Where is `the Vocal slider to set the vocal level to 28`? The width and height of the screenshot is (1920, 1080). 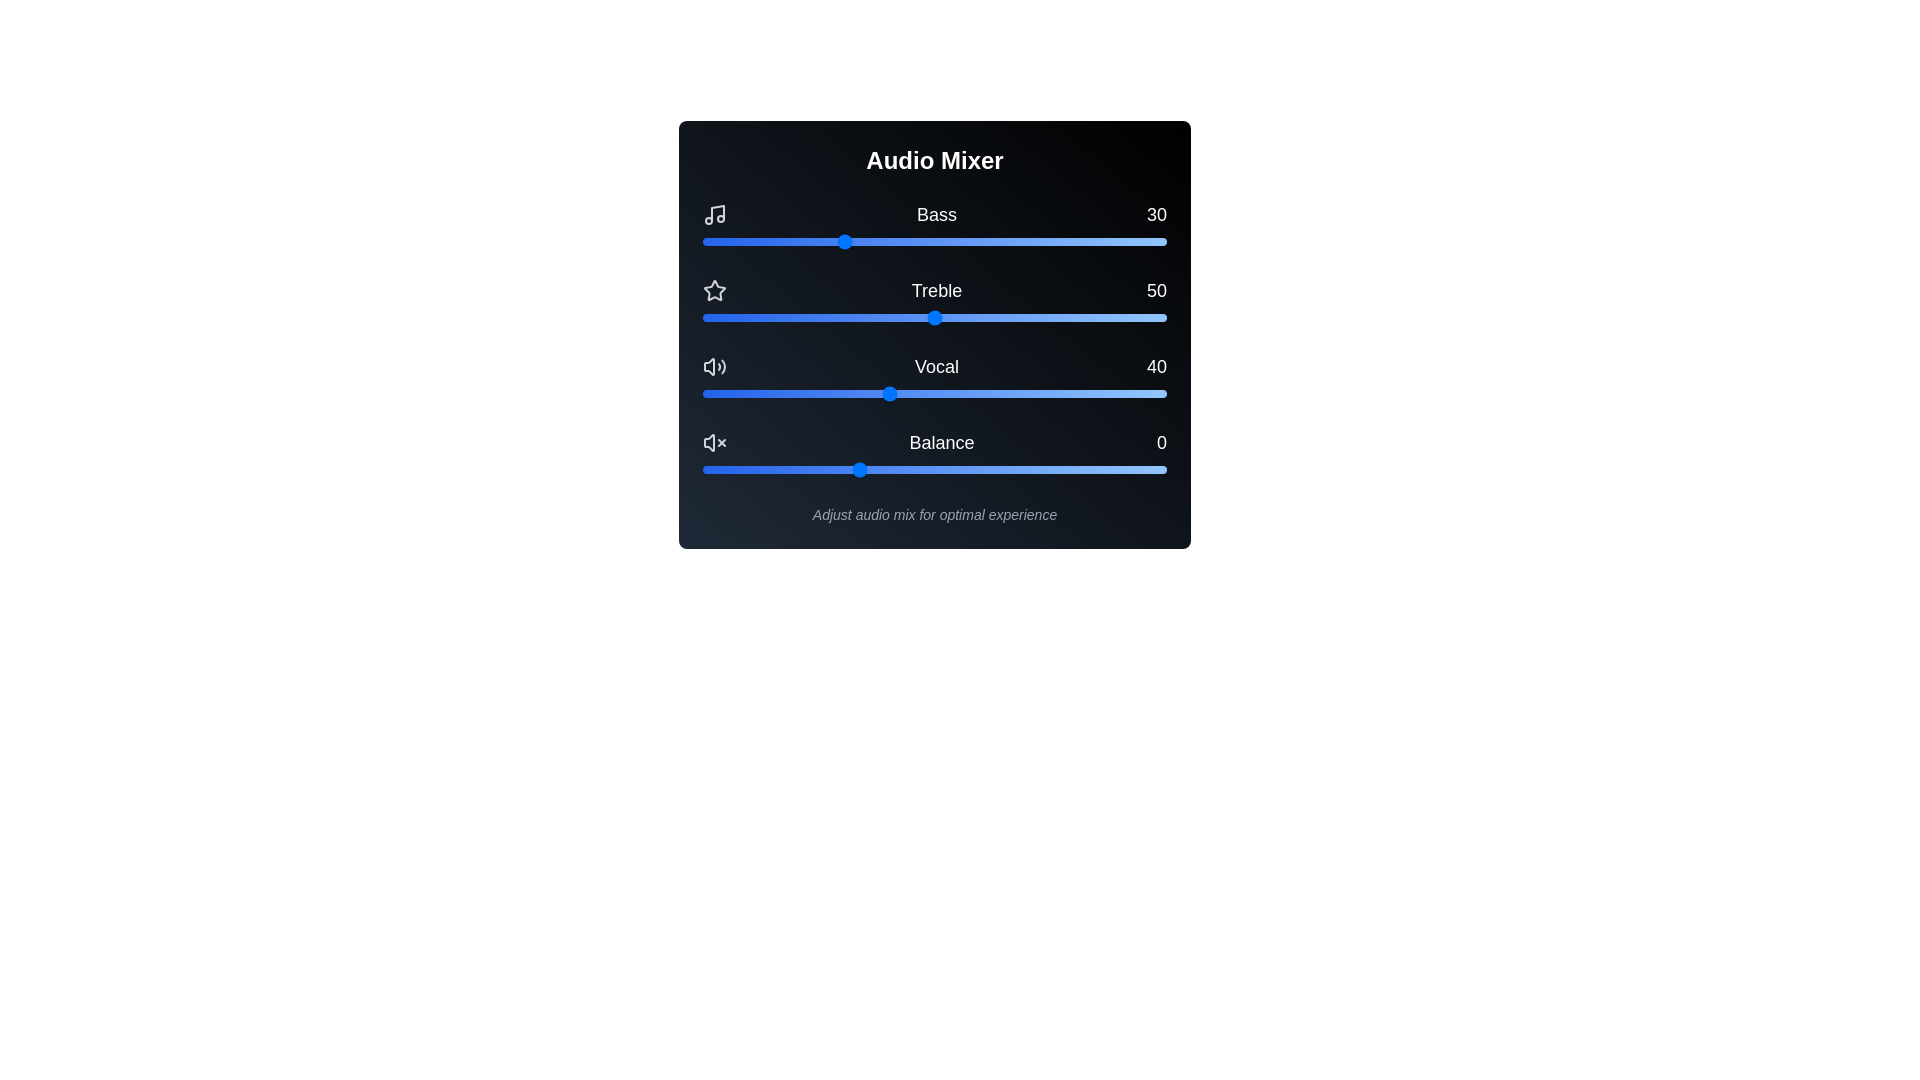 the Vocal slider to set the vocal level to 28 is located at coordinates (832, 393).